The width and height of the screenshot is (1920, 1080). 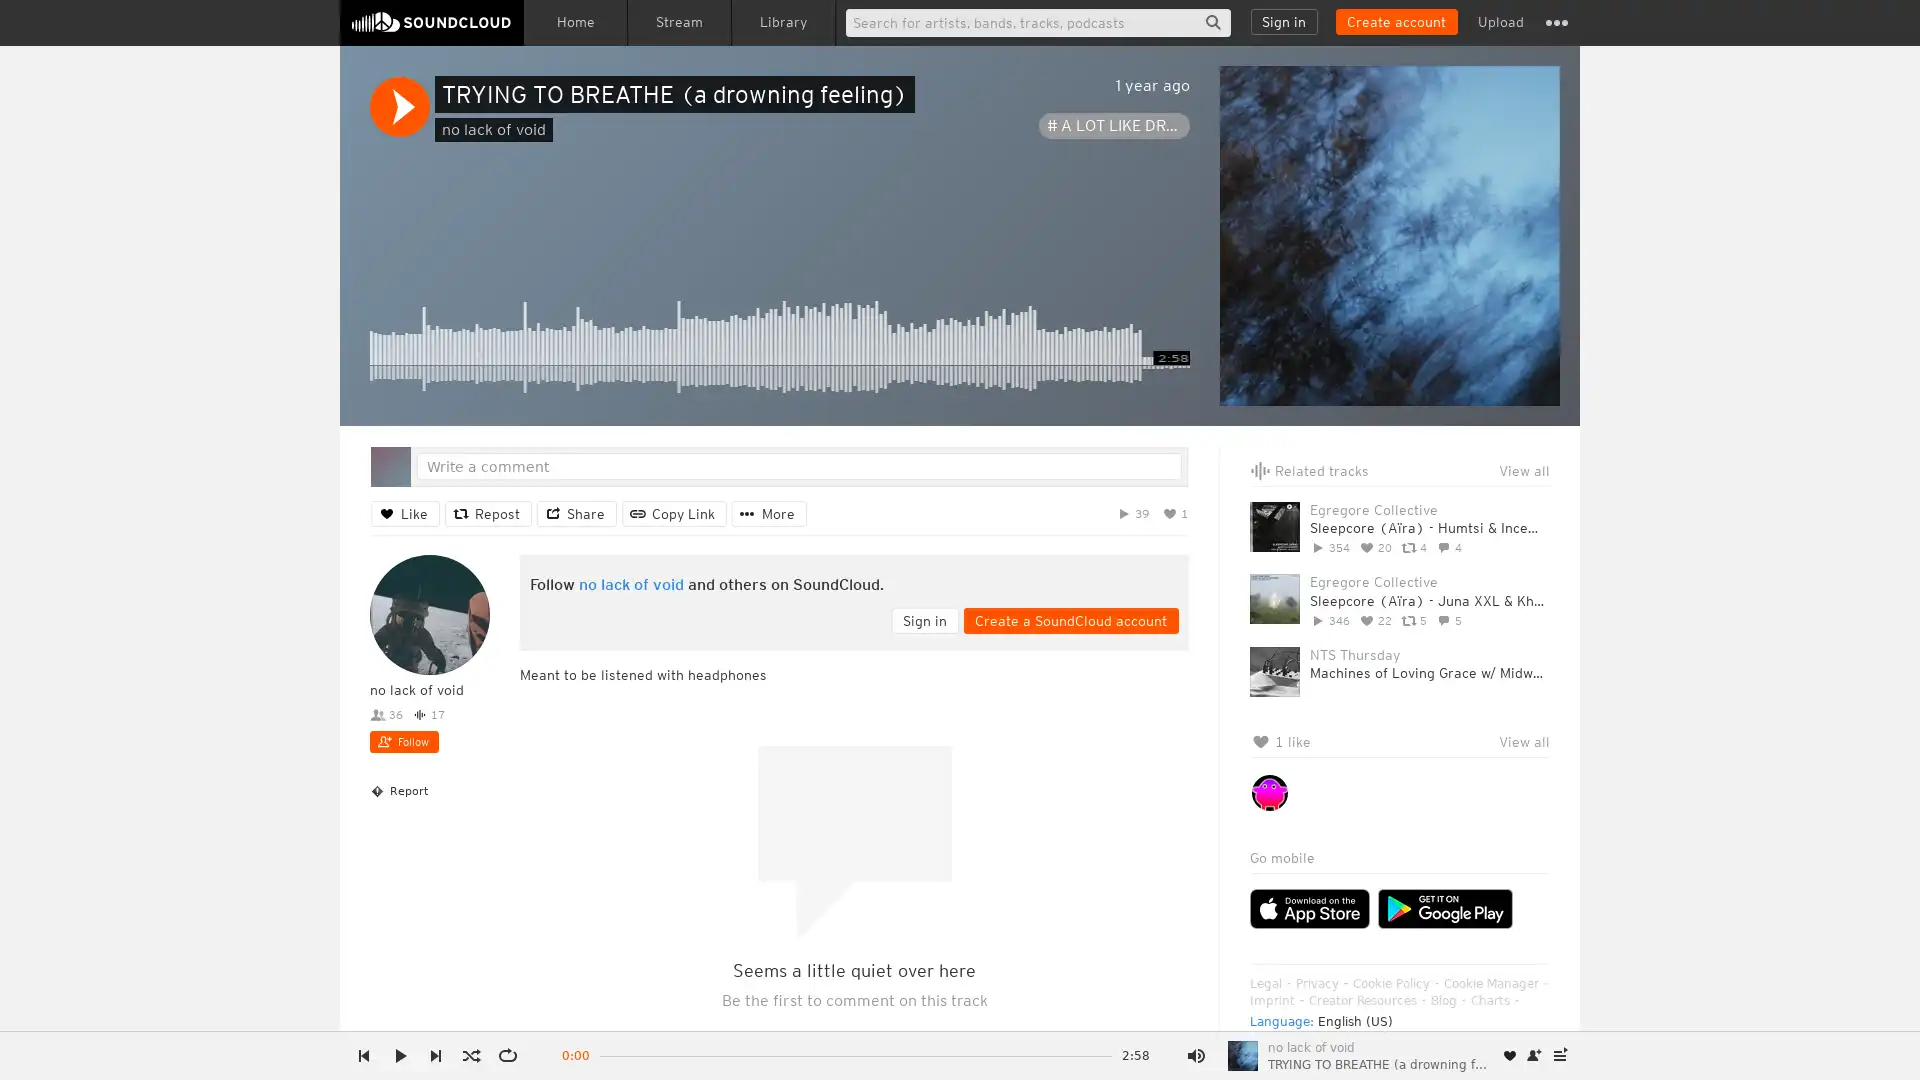 I want to click on Sign in, so click(x=924, y=619).